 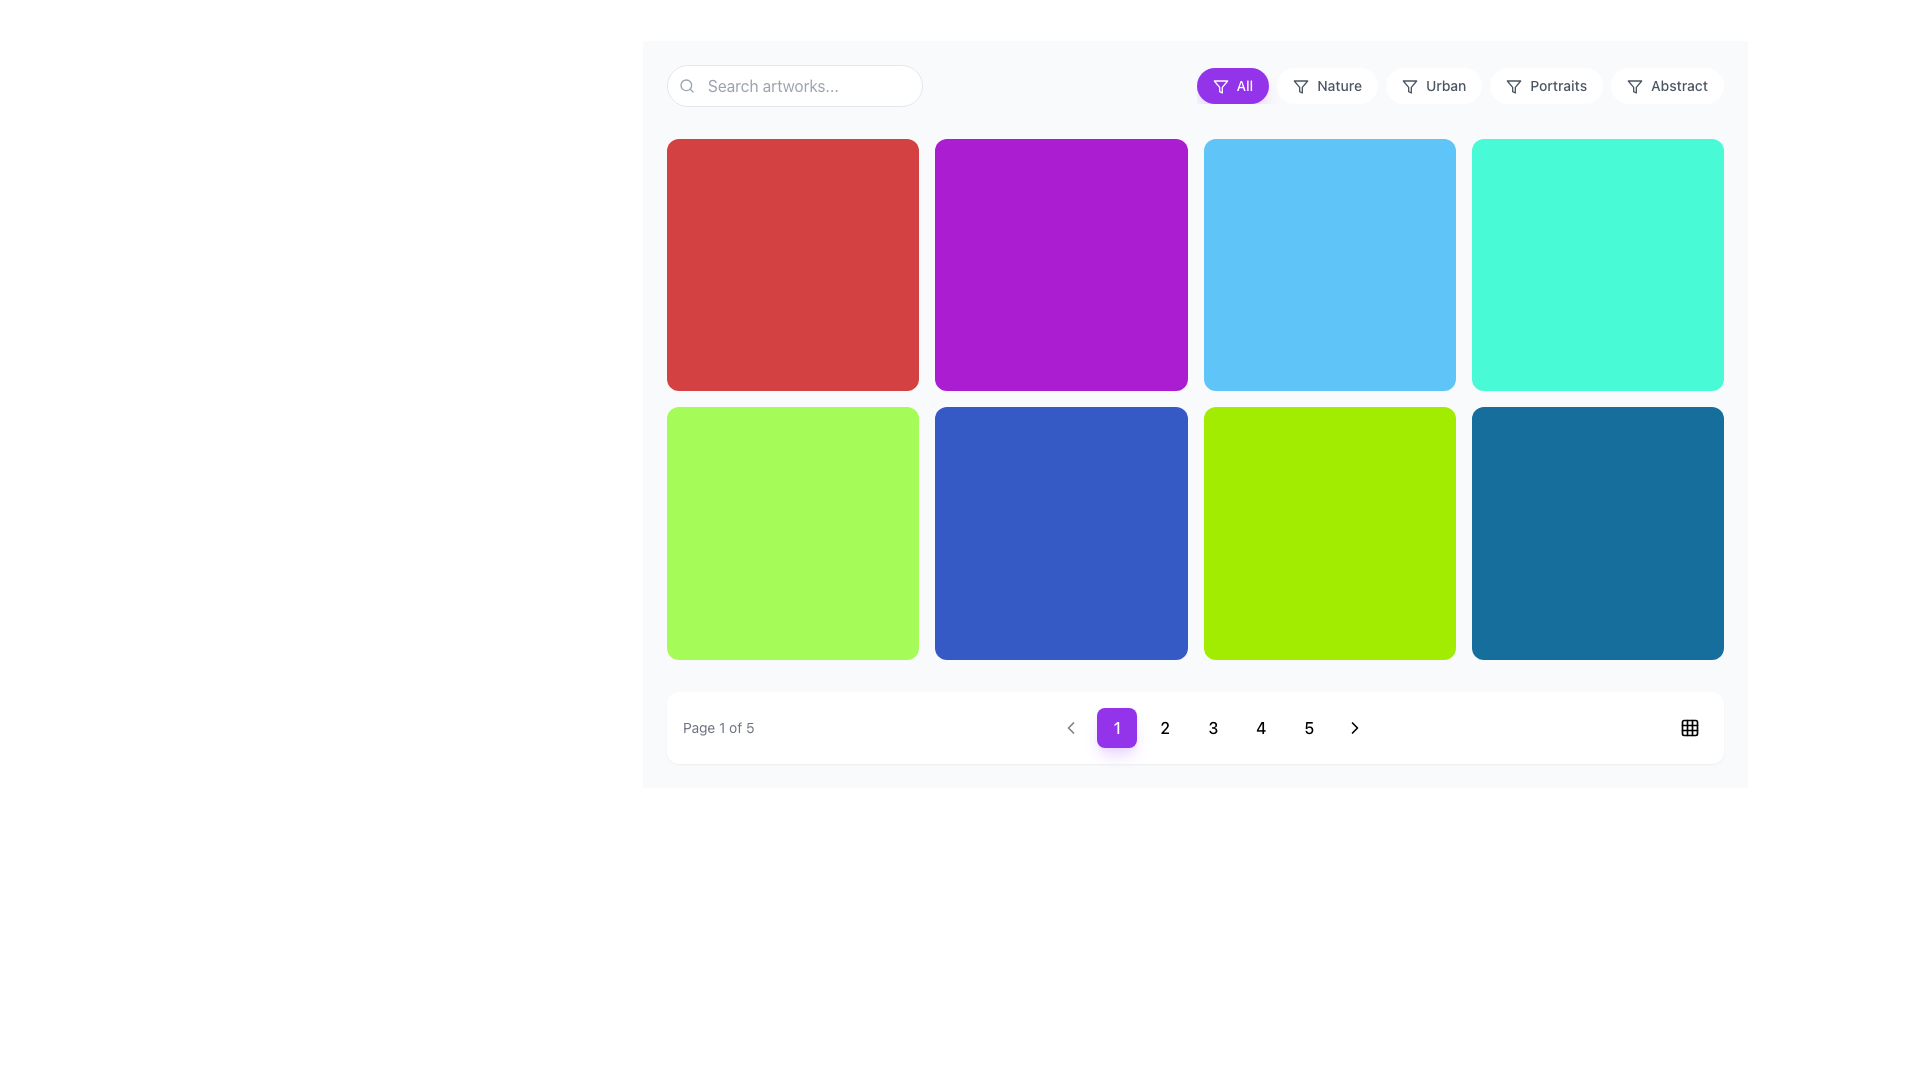 I want to click on the rightmost Chevron Icon in the pagination section, so click(x=1355, y=727).